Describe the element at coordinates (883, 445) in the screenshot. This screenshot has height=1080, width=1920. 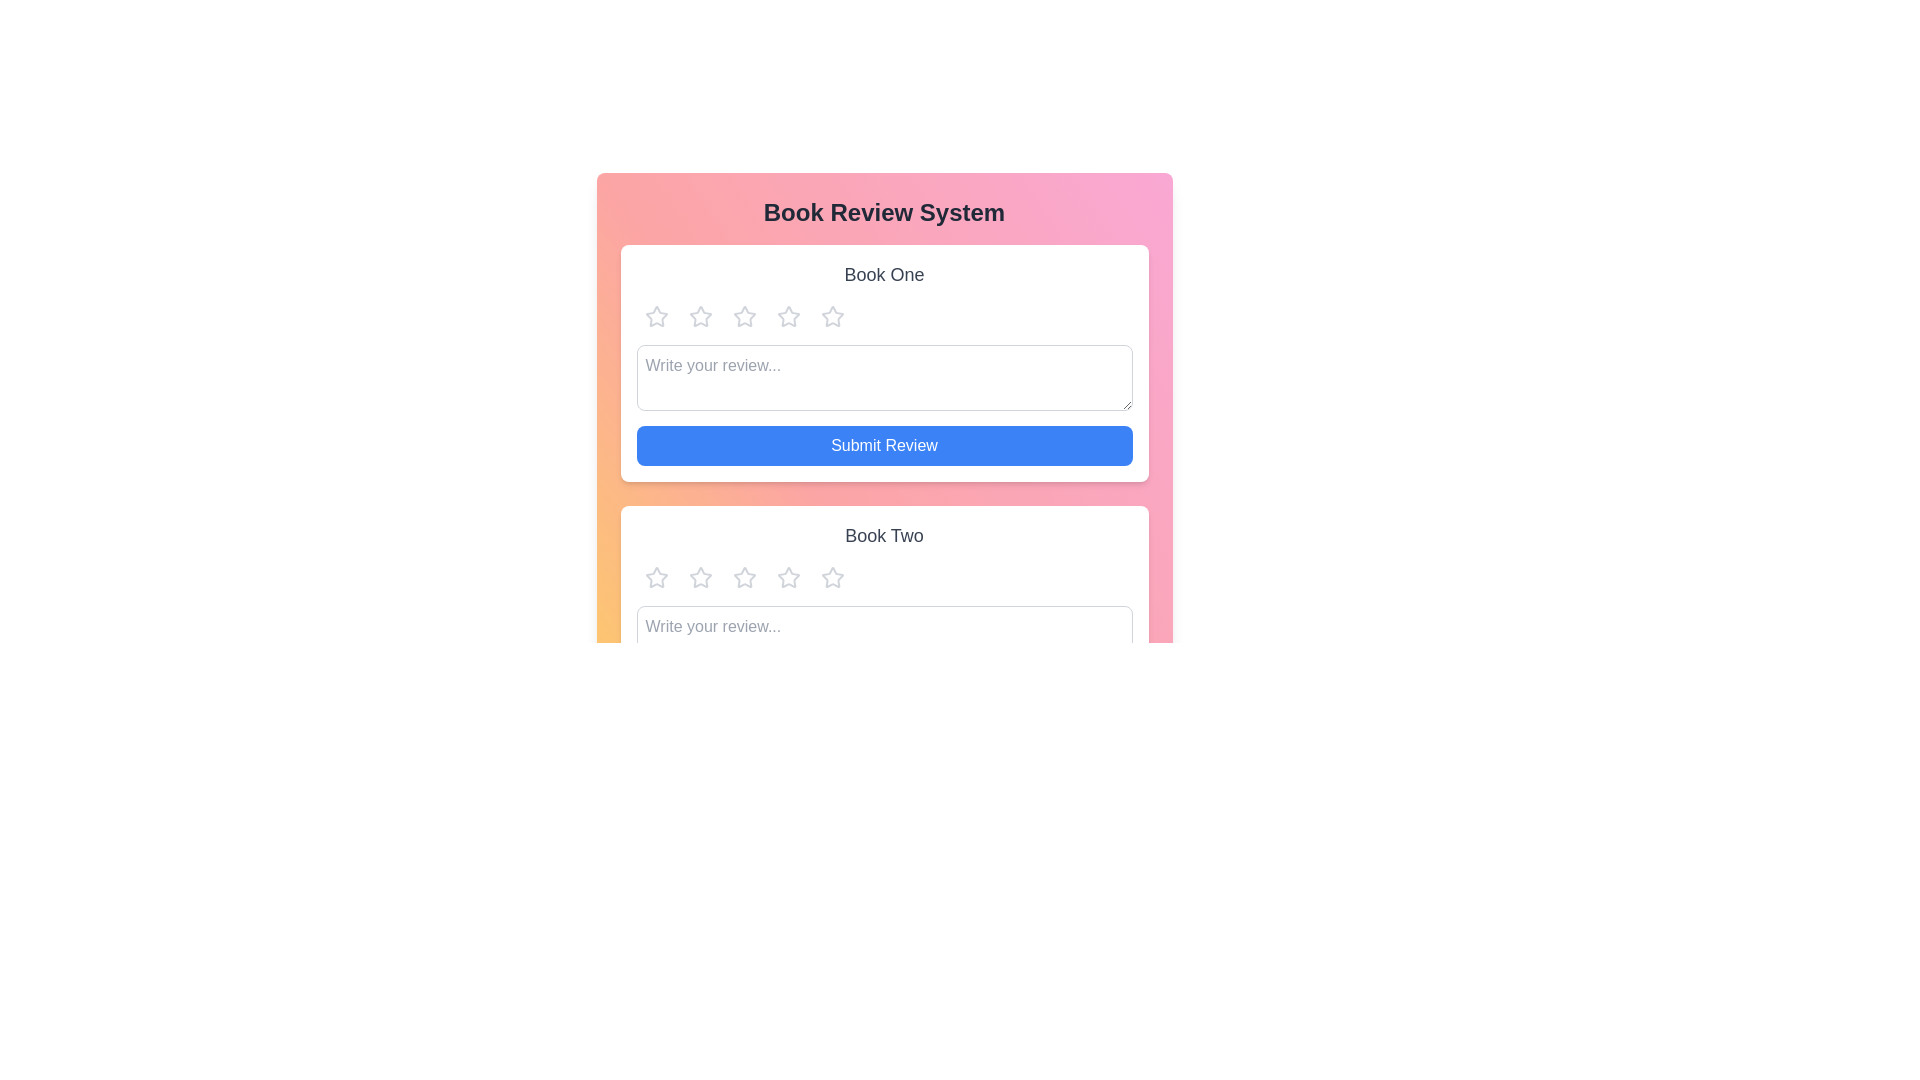
I see `'Submit Review' button for the first book` at that location.